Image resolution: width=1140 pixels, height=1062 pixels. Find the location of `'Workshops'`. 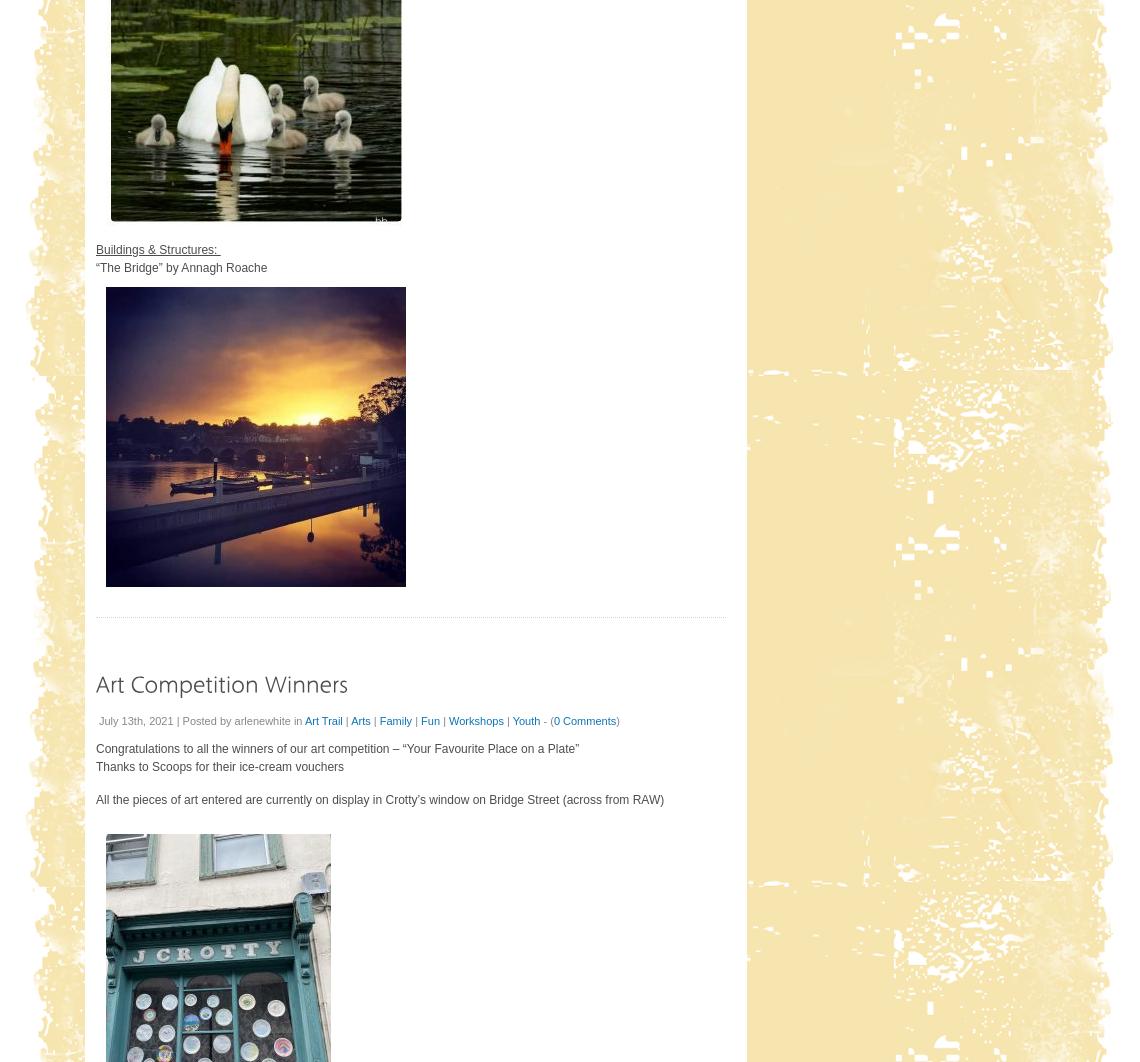

'Workshops' is located at coordinates (475, 720).